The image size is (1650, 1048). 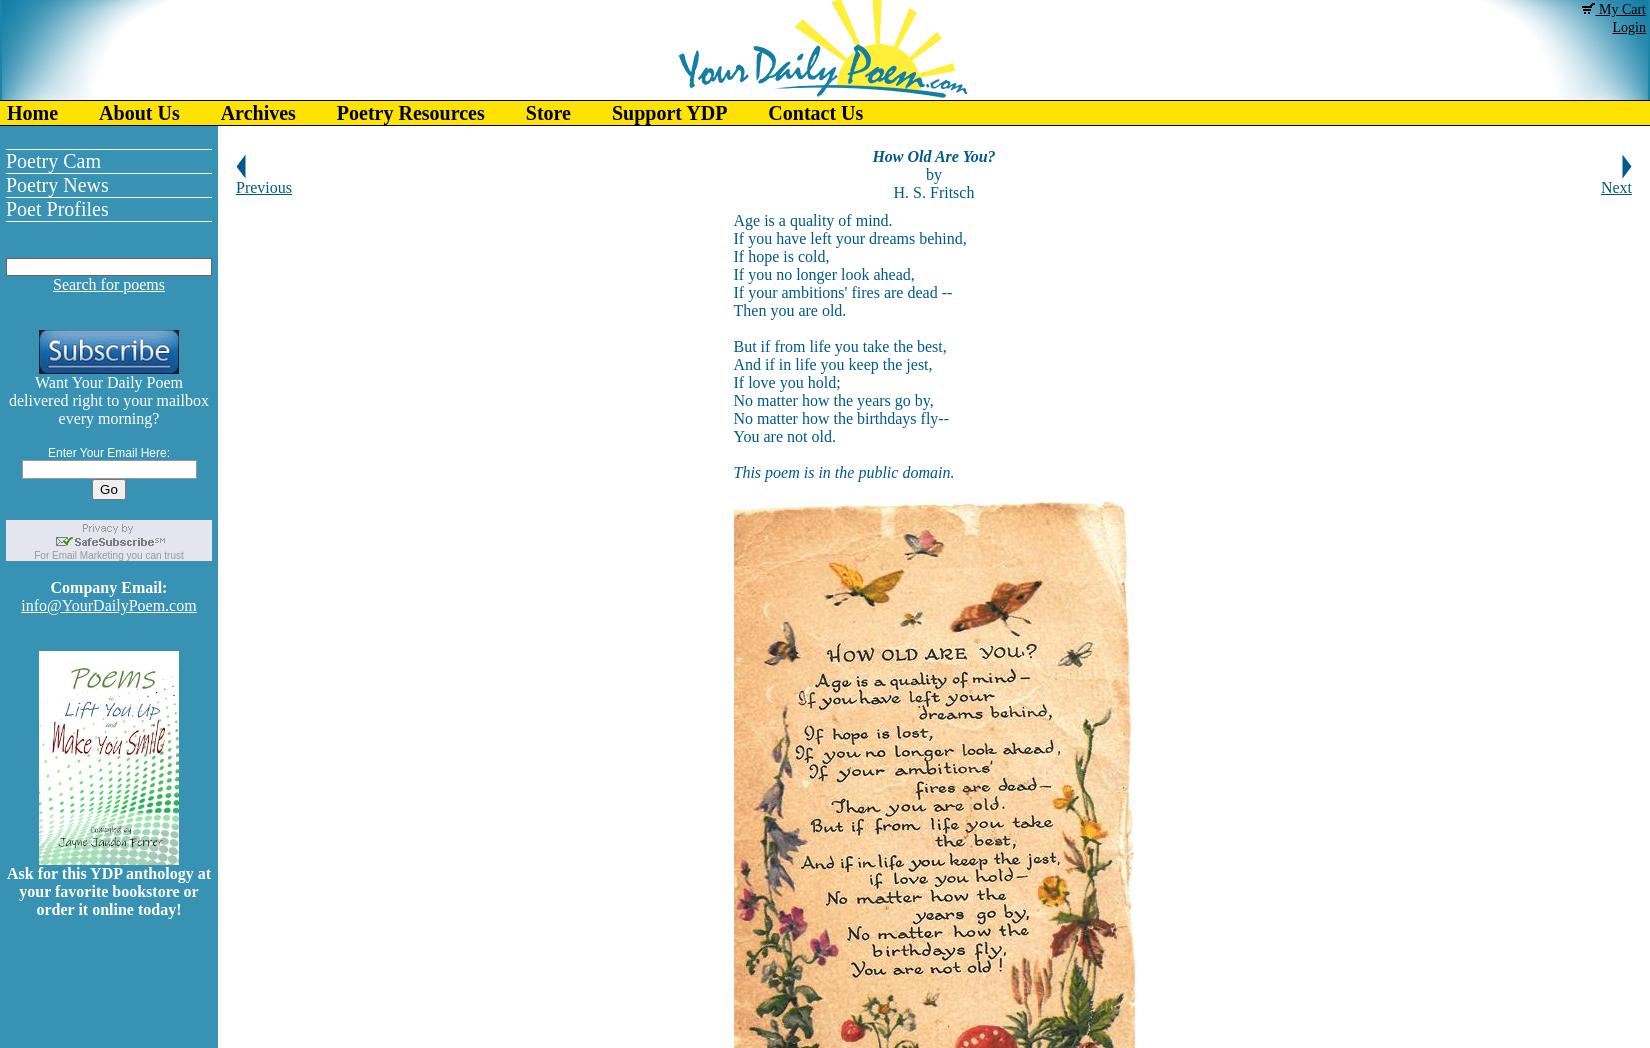 What do you see at coordinates (731, 363) in the screenshot?
I see `'And if in life you keep the jest,'` at bounding box center [731, 363].